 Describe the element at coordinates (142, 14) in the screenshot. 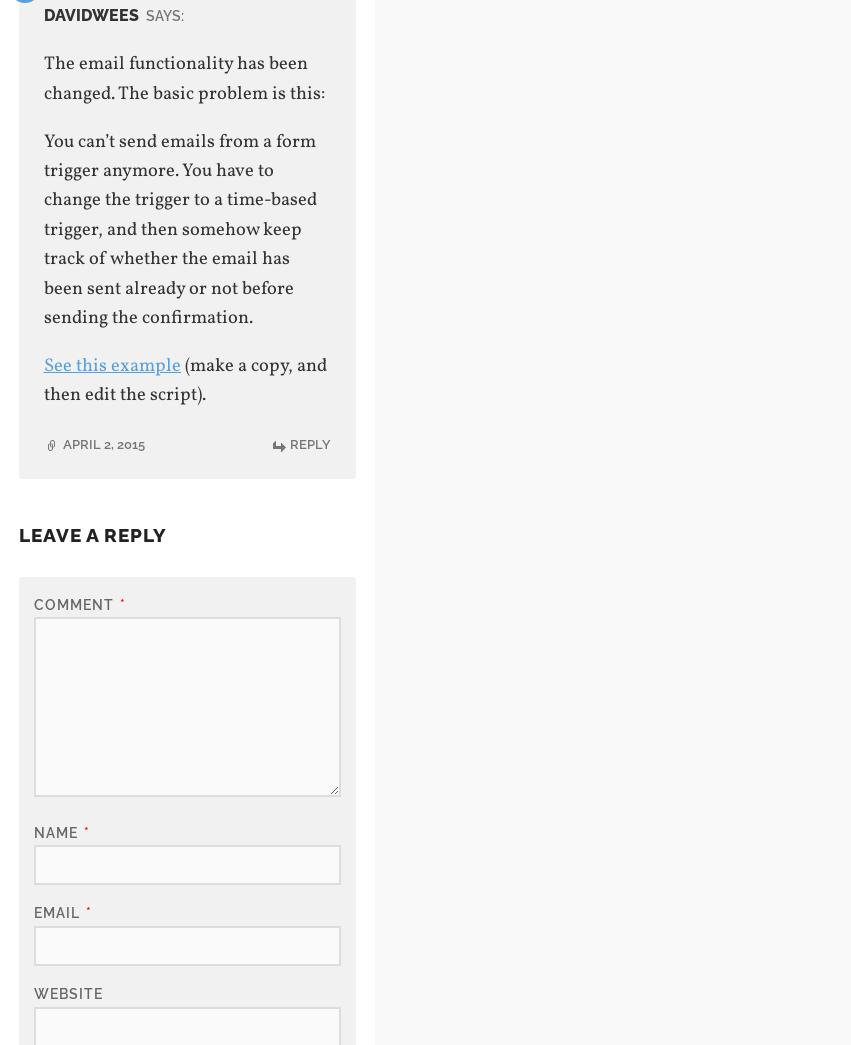

I see `'says:'` at that location.